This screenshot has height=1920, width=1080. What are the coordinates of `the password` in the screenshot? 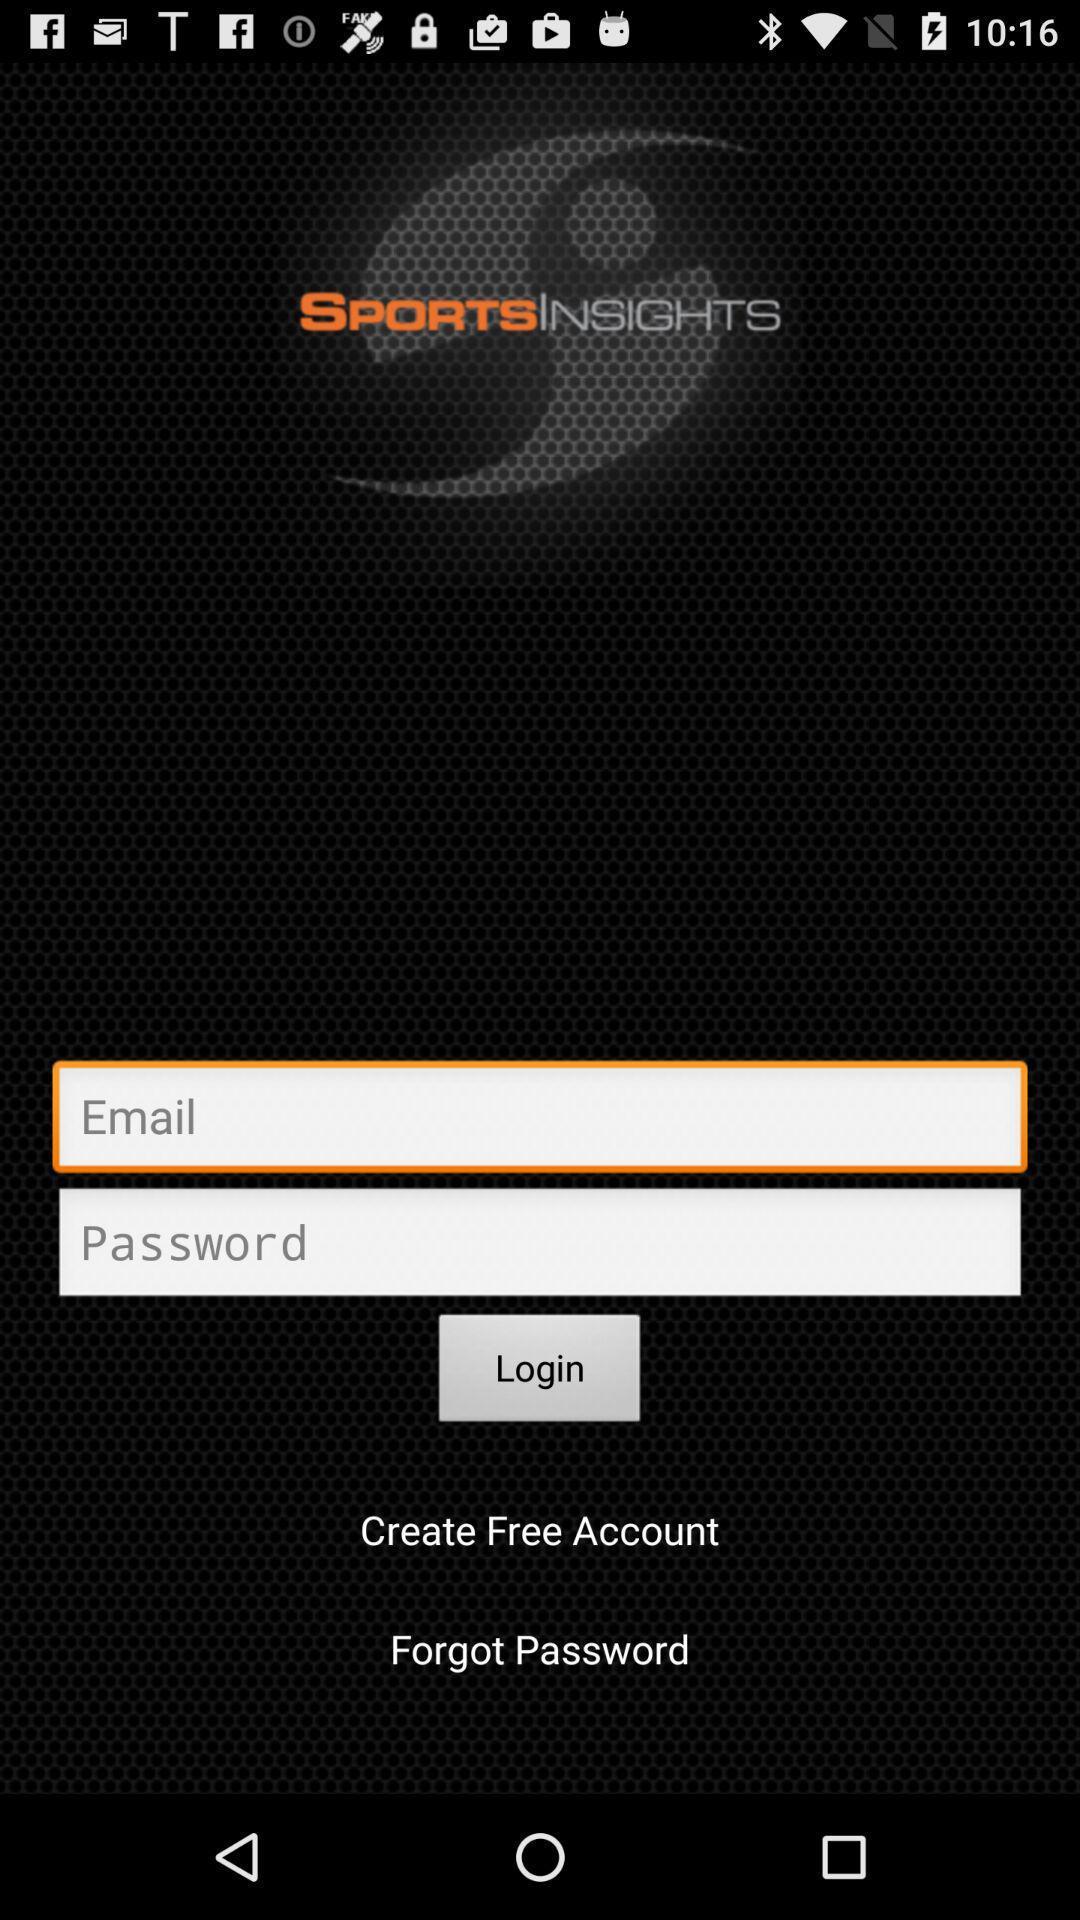 It's located at (540, 1247).